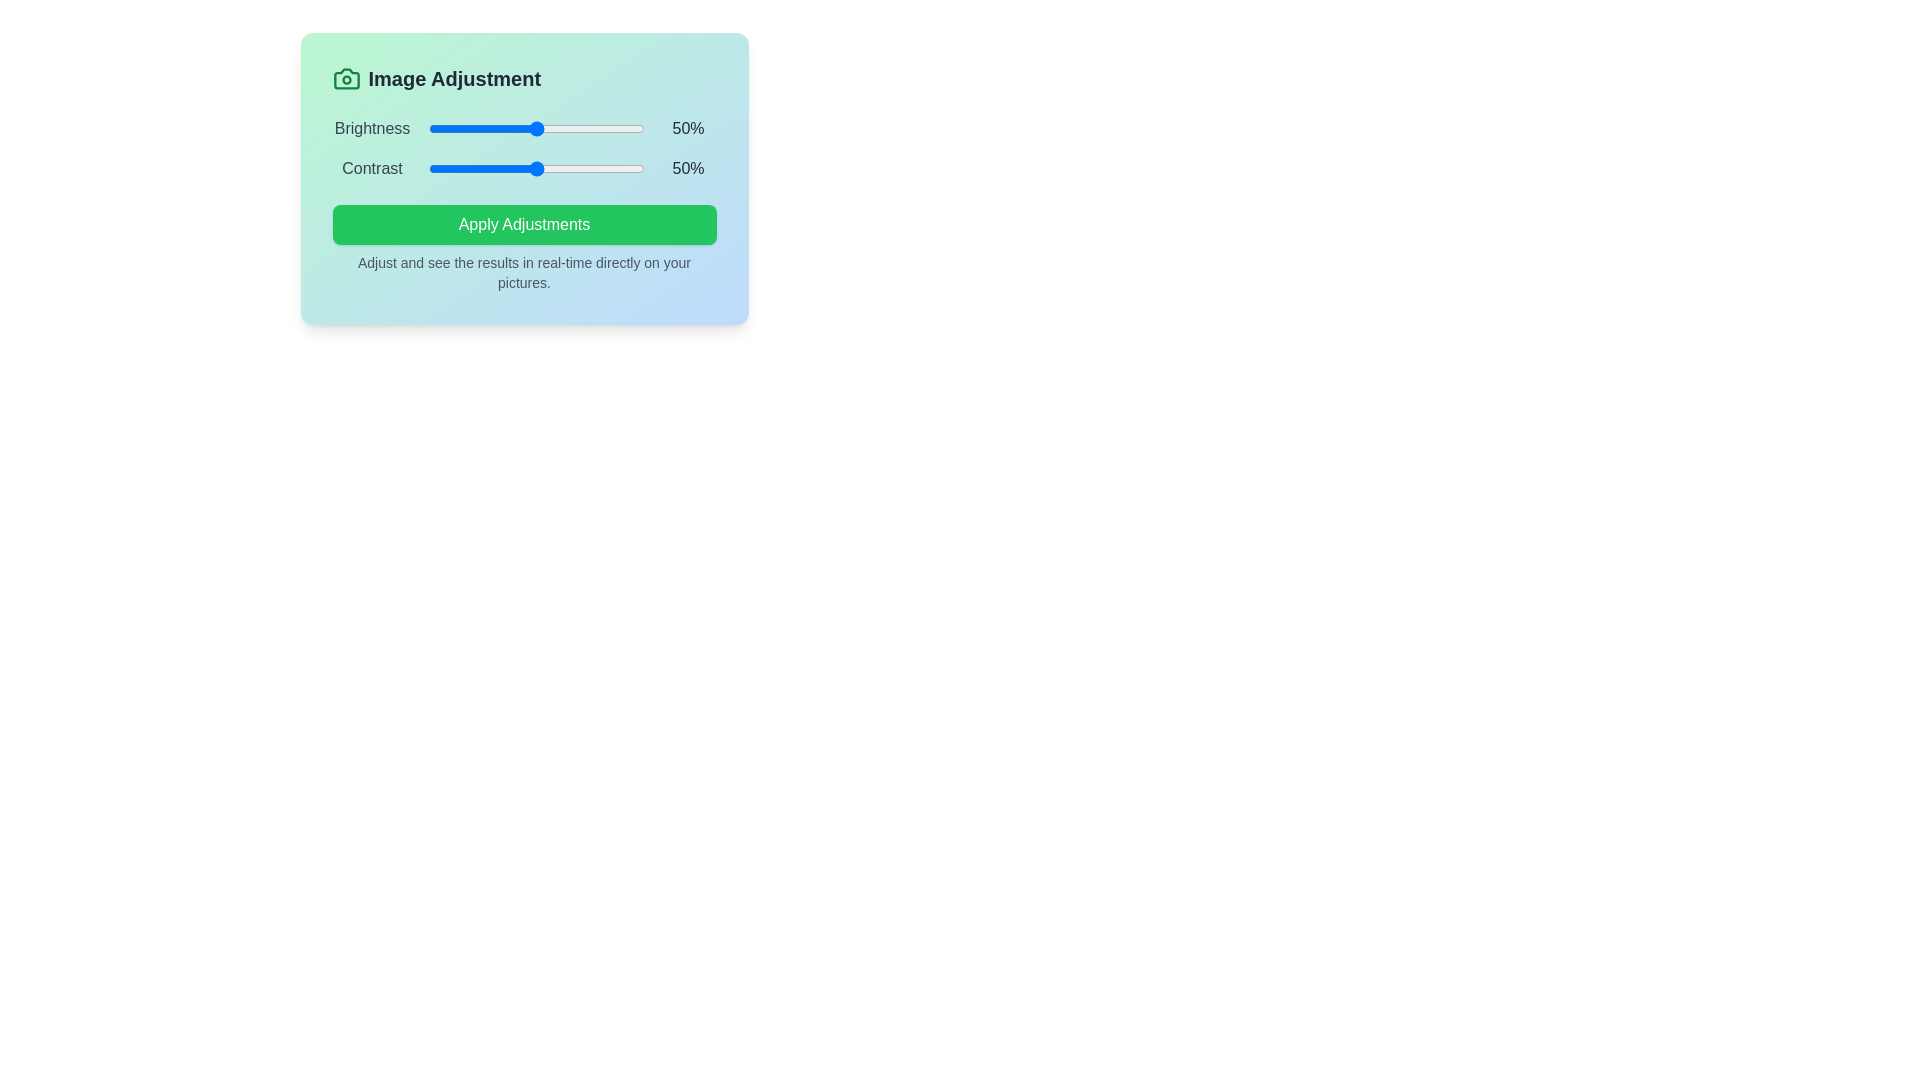 The width and height of the screenshot is (1920, 1080). What do you see at coordinates (524, 224) in the screenshot?
I see `the 'Apply Adjustments' button to apply the current settings` at bounding box center [524, 224].